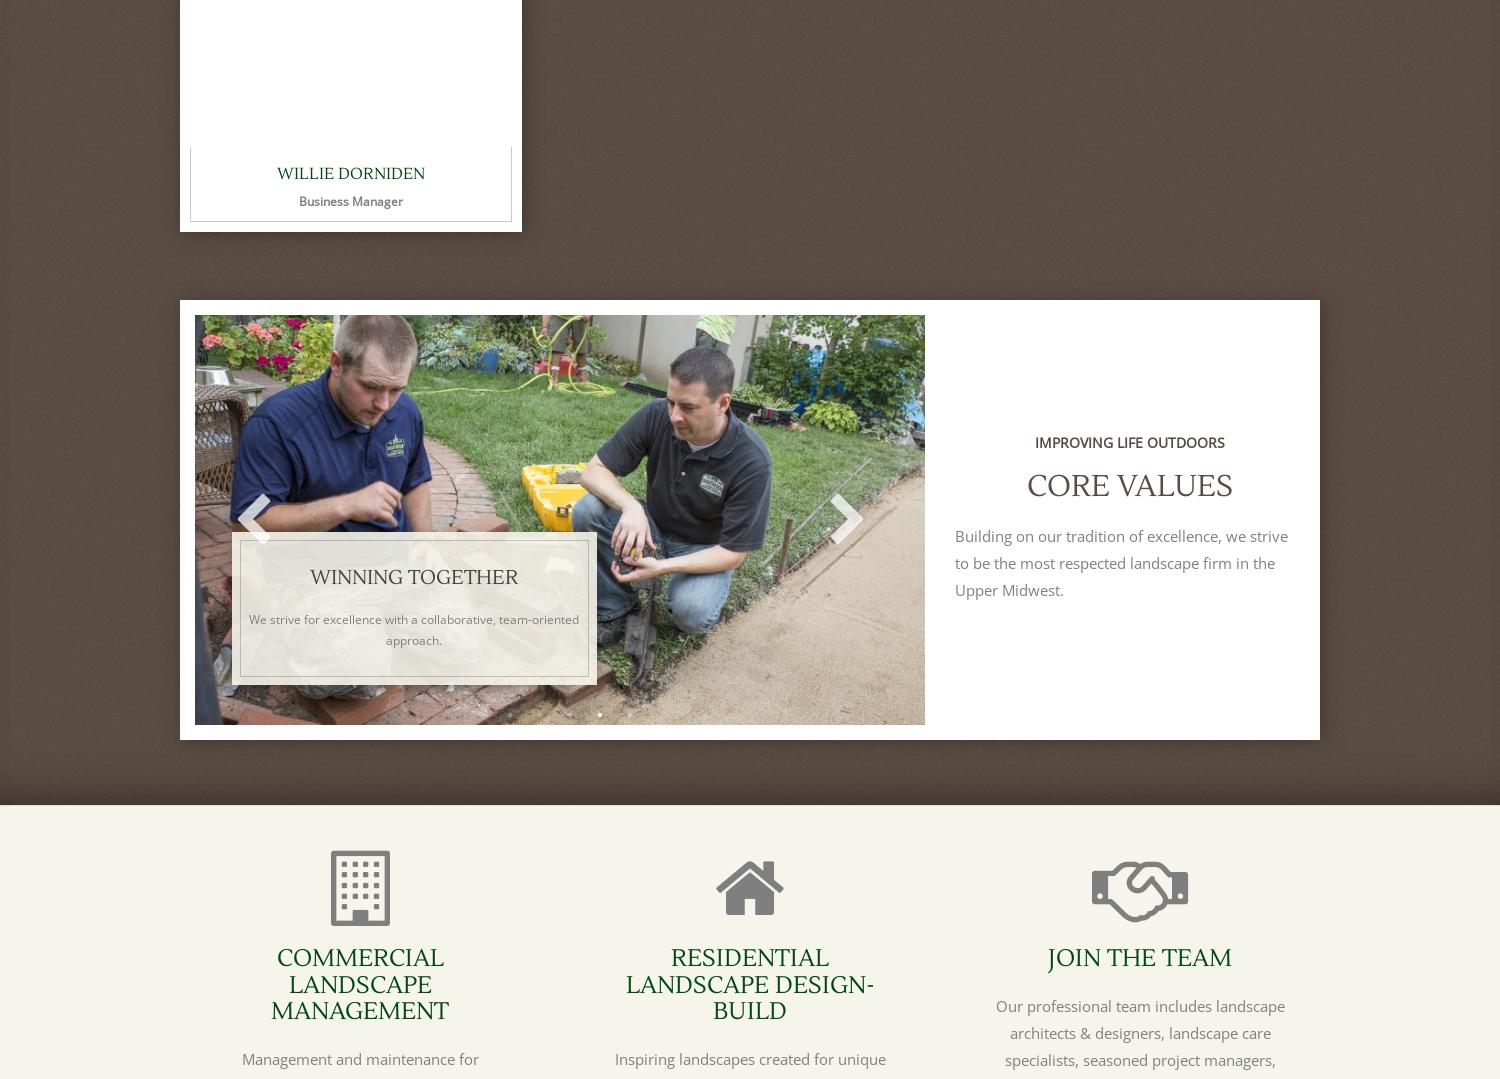 Image resolution: width=1500 pixels, height=1079 pixels. I want to click on 'Business Manager', so click(298, 200).